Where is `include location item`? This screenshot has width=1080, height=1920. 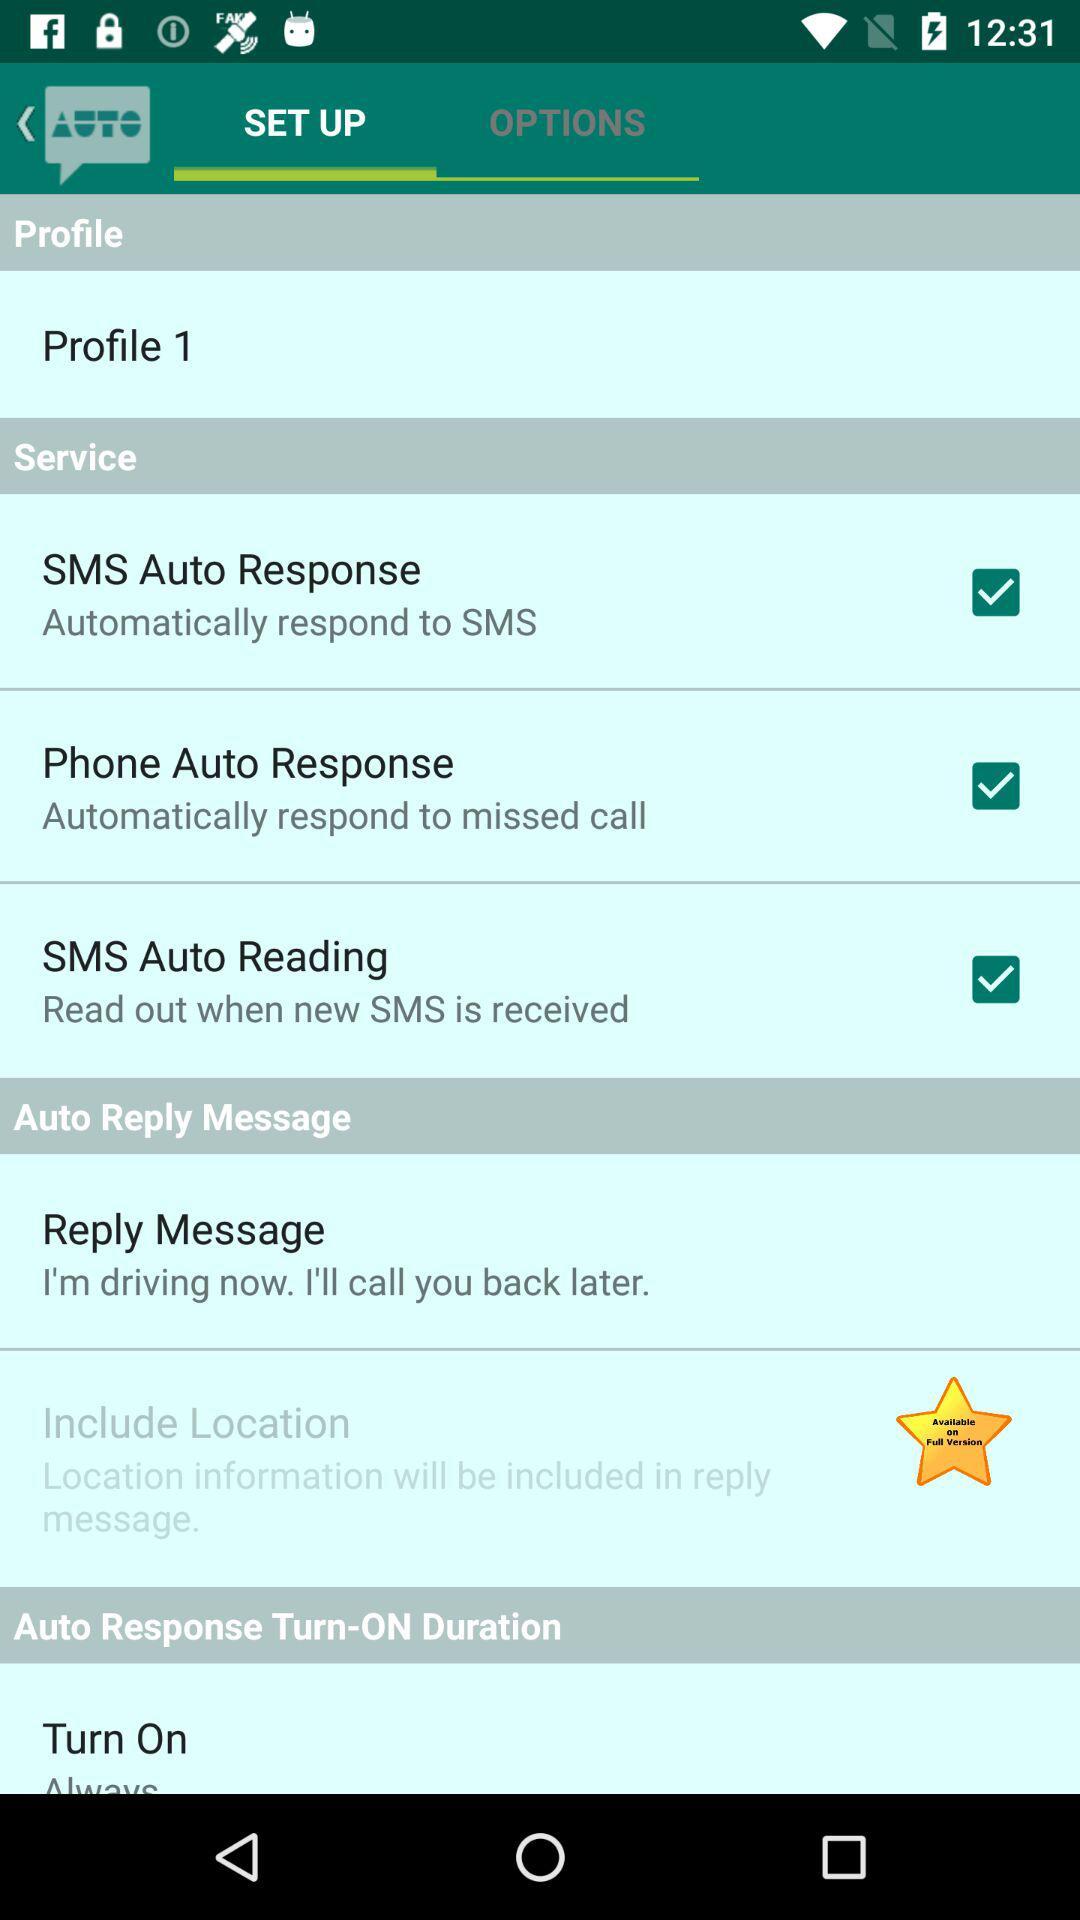 include location item is located at coordinates (196, 1420).